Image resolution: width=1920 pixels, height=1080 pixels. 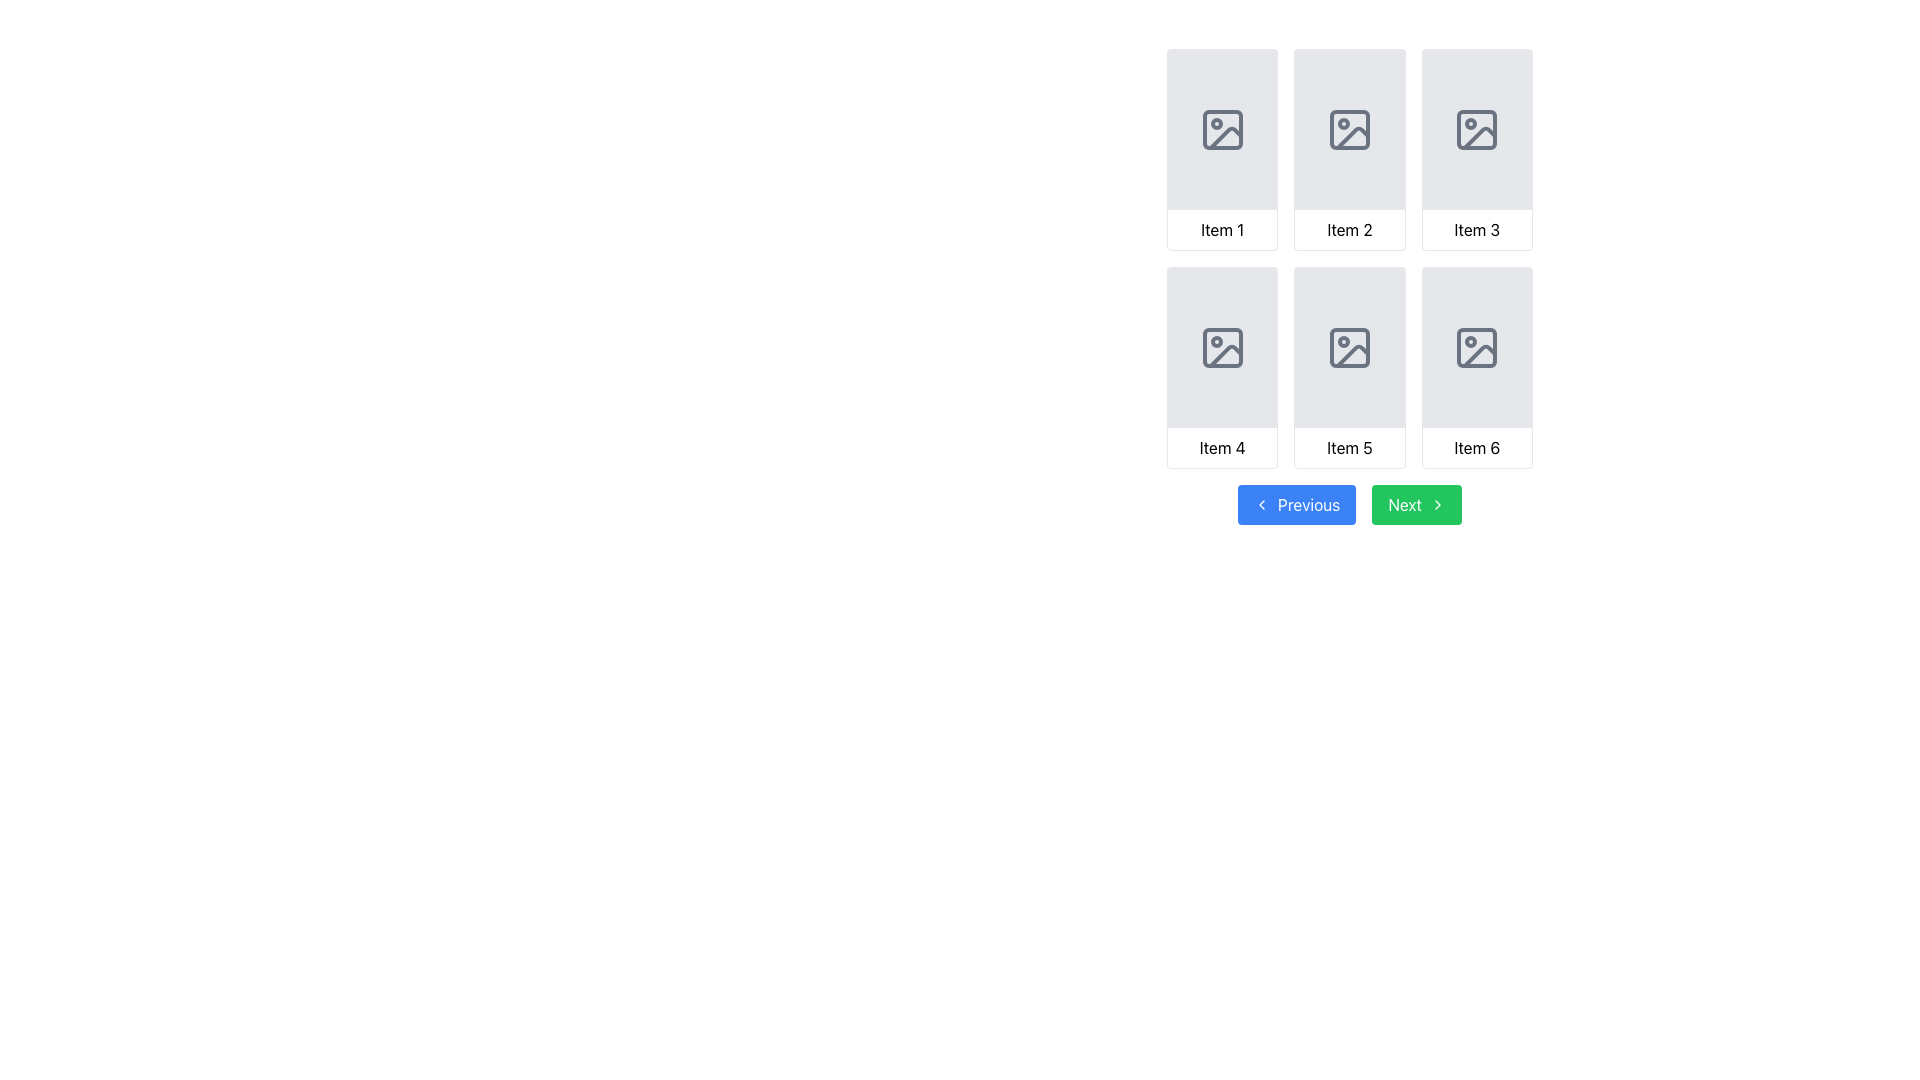 What do you see at coordinates (1221, 229) in the screenshot?
I see `the static text element labeled 'Item 1', which is located below the image placeholder in the top-left item of a 2x3 grid layout` at bounding box center [1221, 229].